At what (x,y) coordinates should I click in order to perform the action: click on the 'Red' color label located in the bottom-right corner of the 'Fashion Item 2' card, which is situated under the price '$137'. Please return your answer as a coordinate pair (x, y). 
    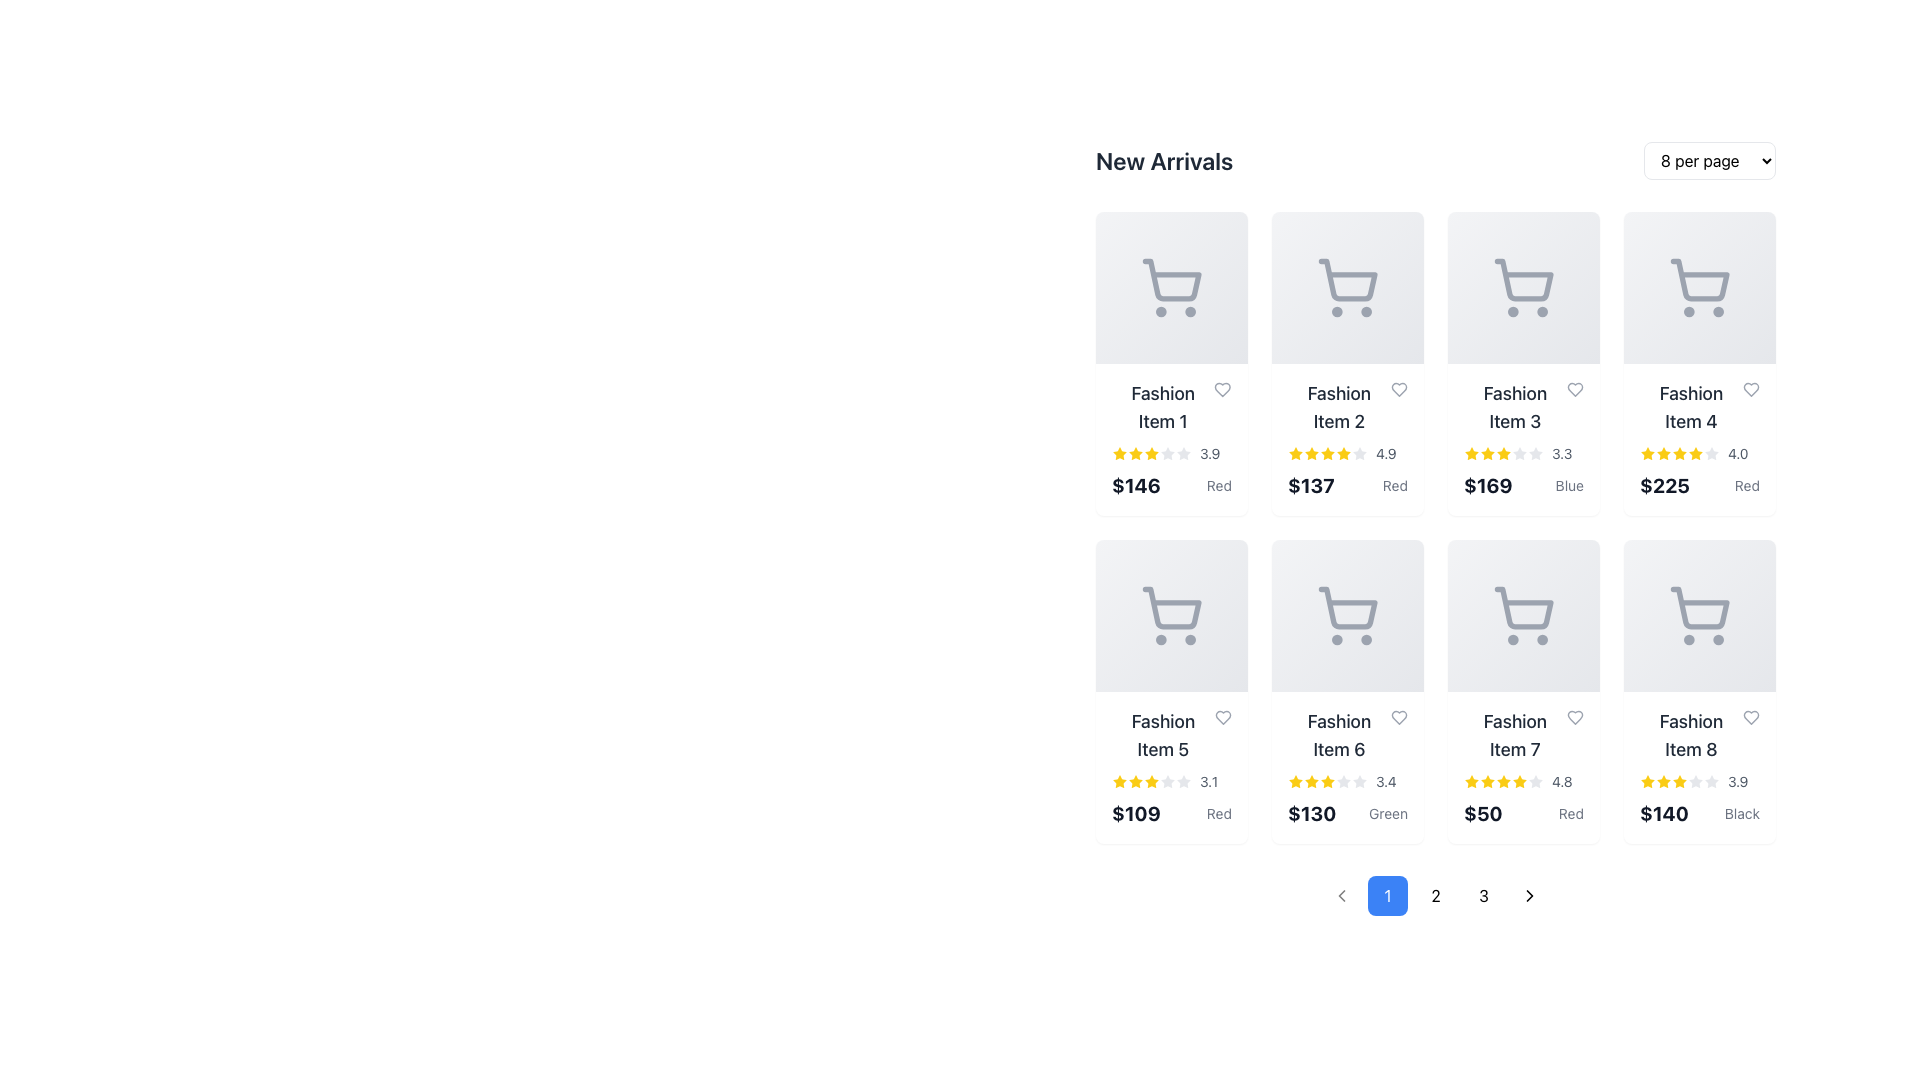
    Looking at the image, I should click on (1394, 486).